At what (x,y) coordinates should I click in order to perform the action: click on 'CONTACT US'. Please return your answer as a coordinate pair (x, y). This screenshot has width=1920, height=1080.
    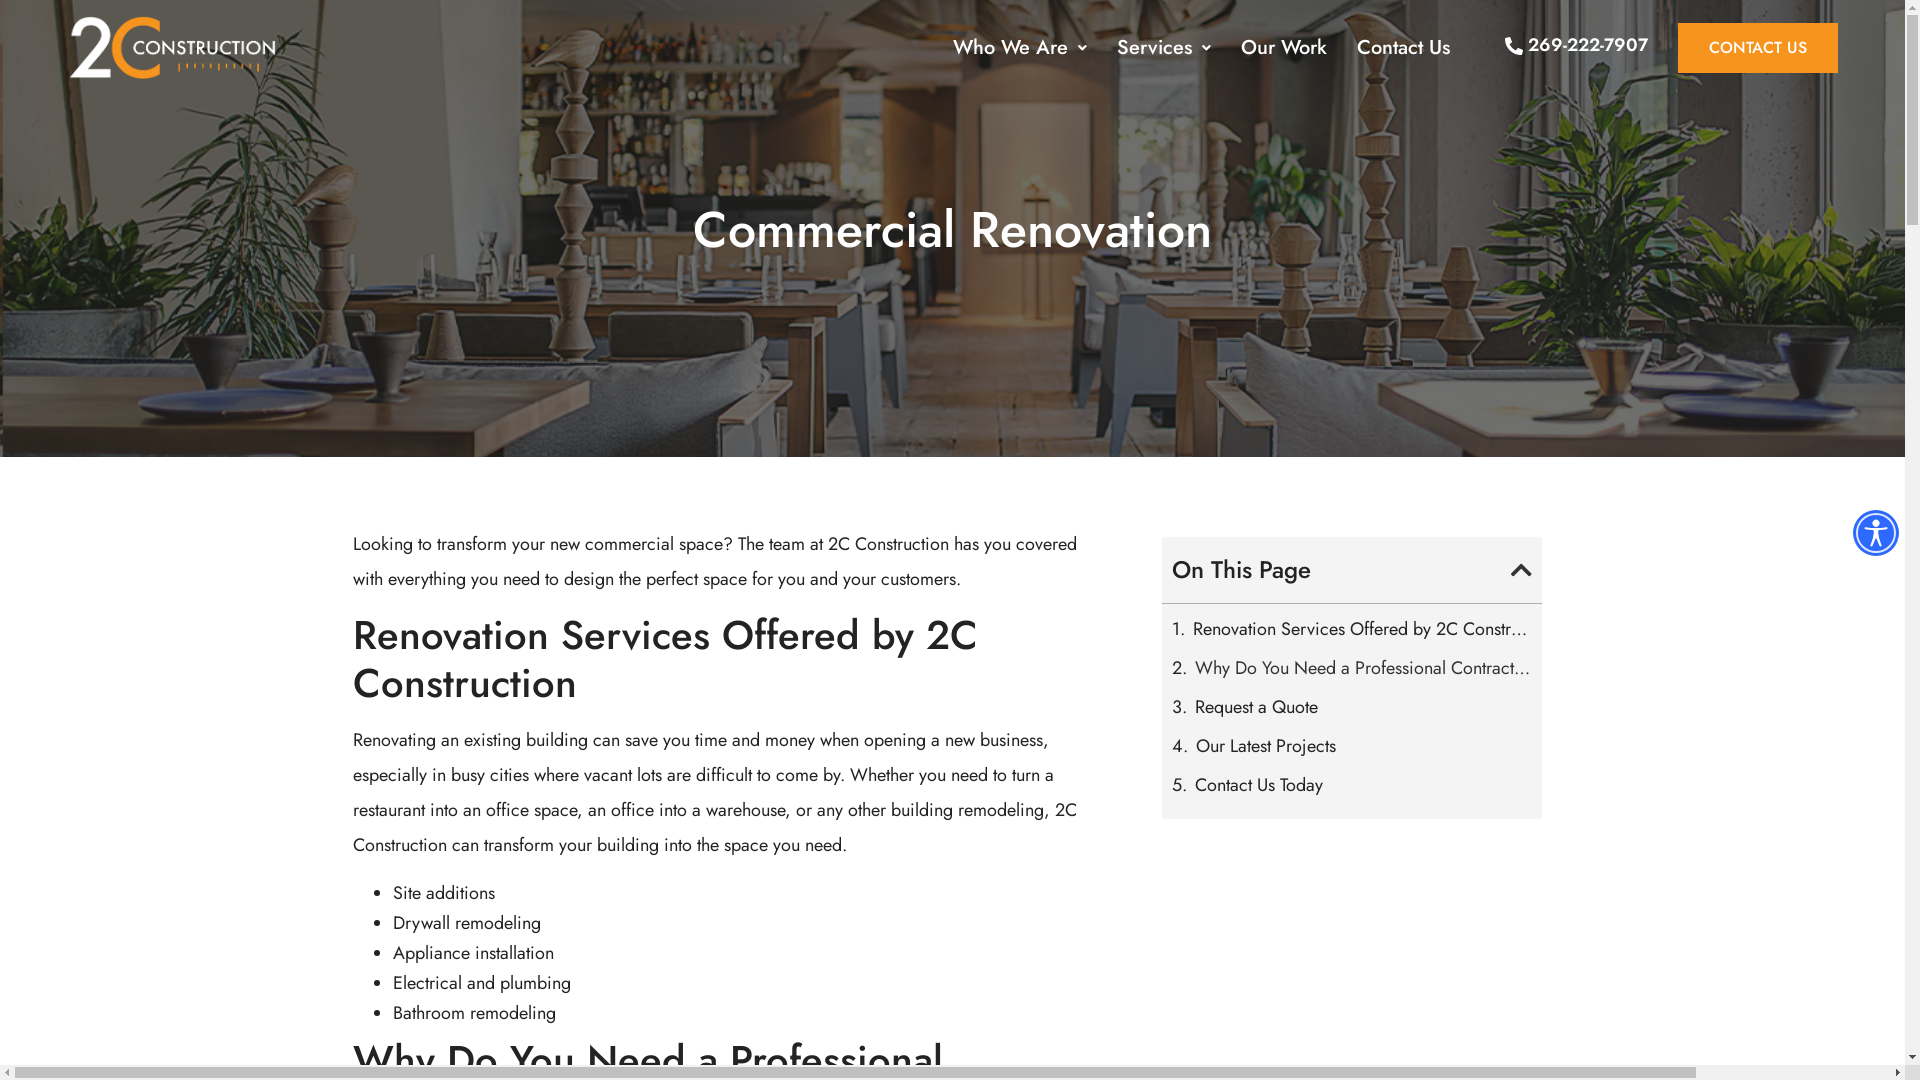
    Looking at the image, I should click on (1756, 46).